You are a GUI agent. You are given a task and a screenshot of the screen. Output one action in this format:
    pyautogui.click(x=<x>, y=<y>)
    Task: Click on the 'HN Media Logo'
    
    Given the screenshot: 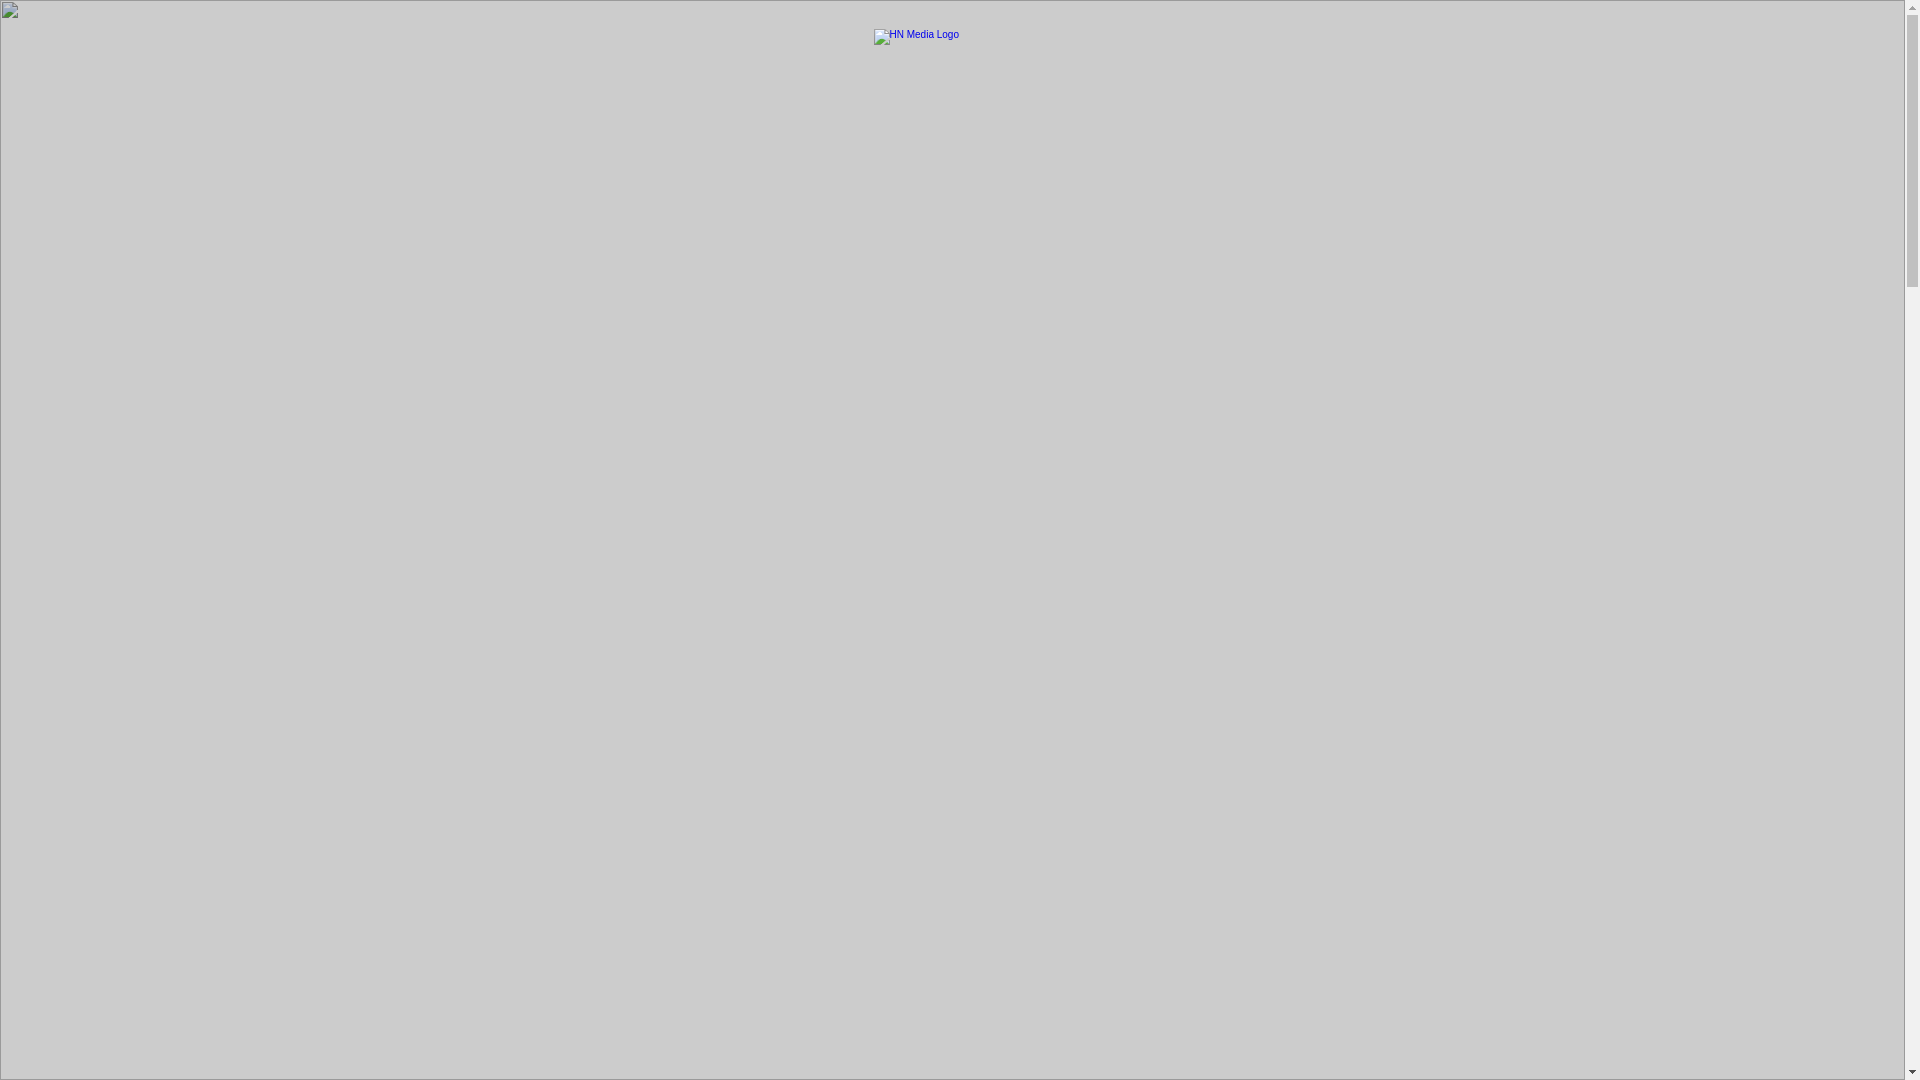 What is the action you would take?
    pyautogui.click(x=951, y=48)
    